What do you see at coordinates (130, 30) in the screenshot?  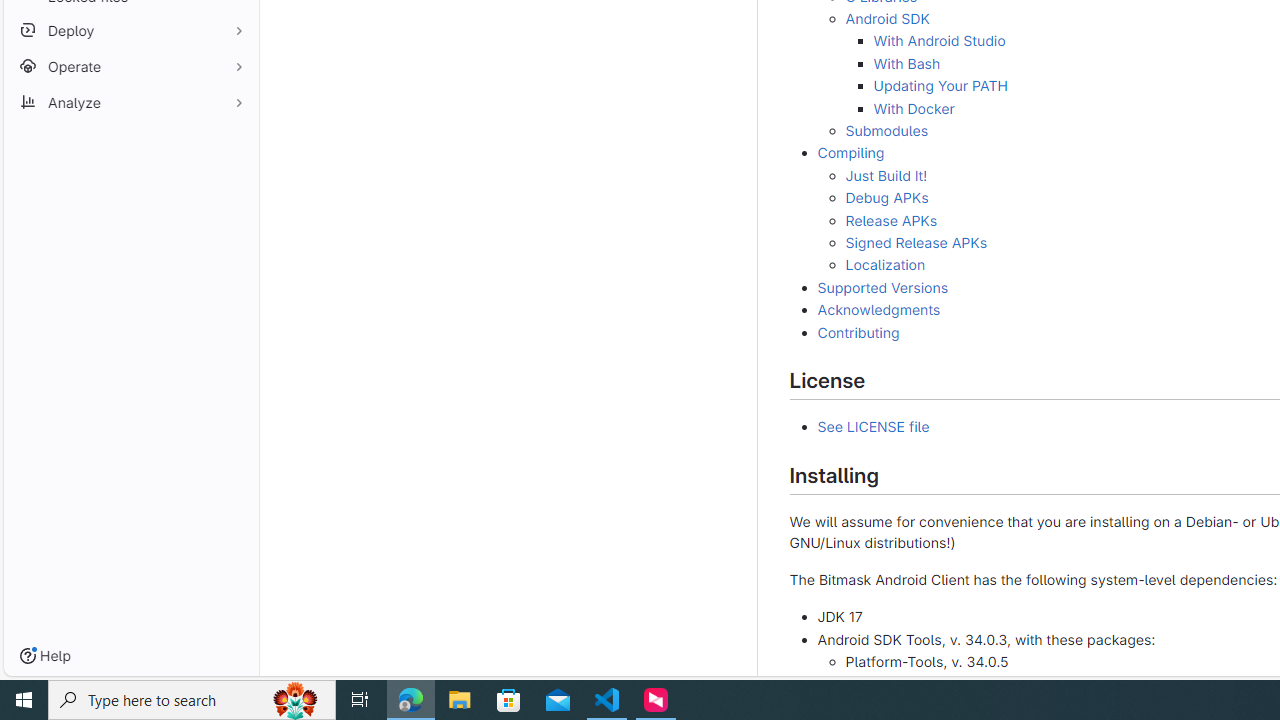 I see `'Deploy'` at bounding box center [130, 30].